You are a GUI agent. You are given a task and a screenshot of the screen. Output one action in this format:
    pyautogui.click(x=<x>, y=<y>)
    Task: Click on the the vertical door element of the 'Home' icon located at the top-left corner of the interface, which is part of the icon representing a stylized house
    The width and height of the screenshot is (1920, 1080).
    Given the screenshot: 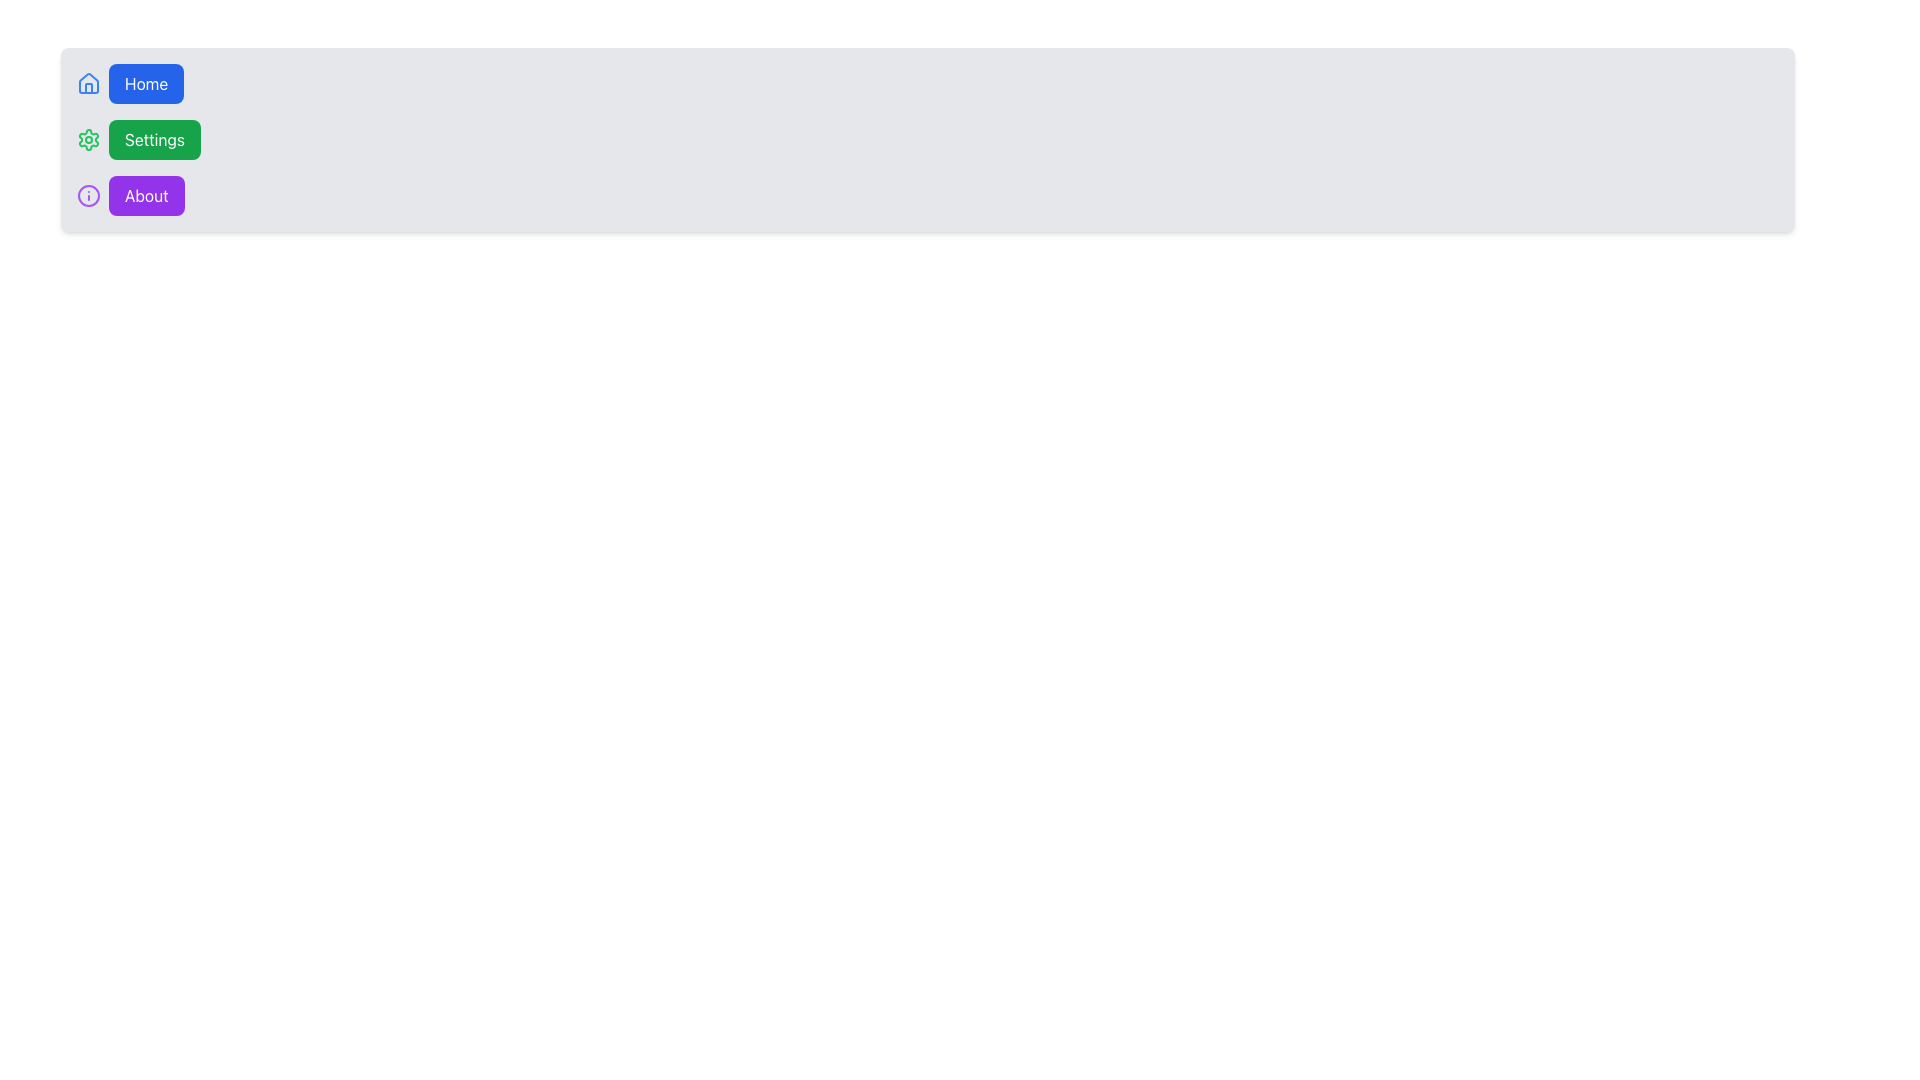 What is the action you would take?
    pyautogui.click(x=88, y=87)
    